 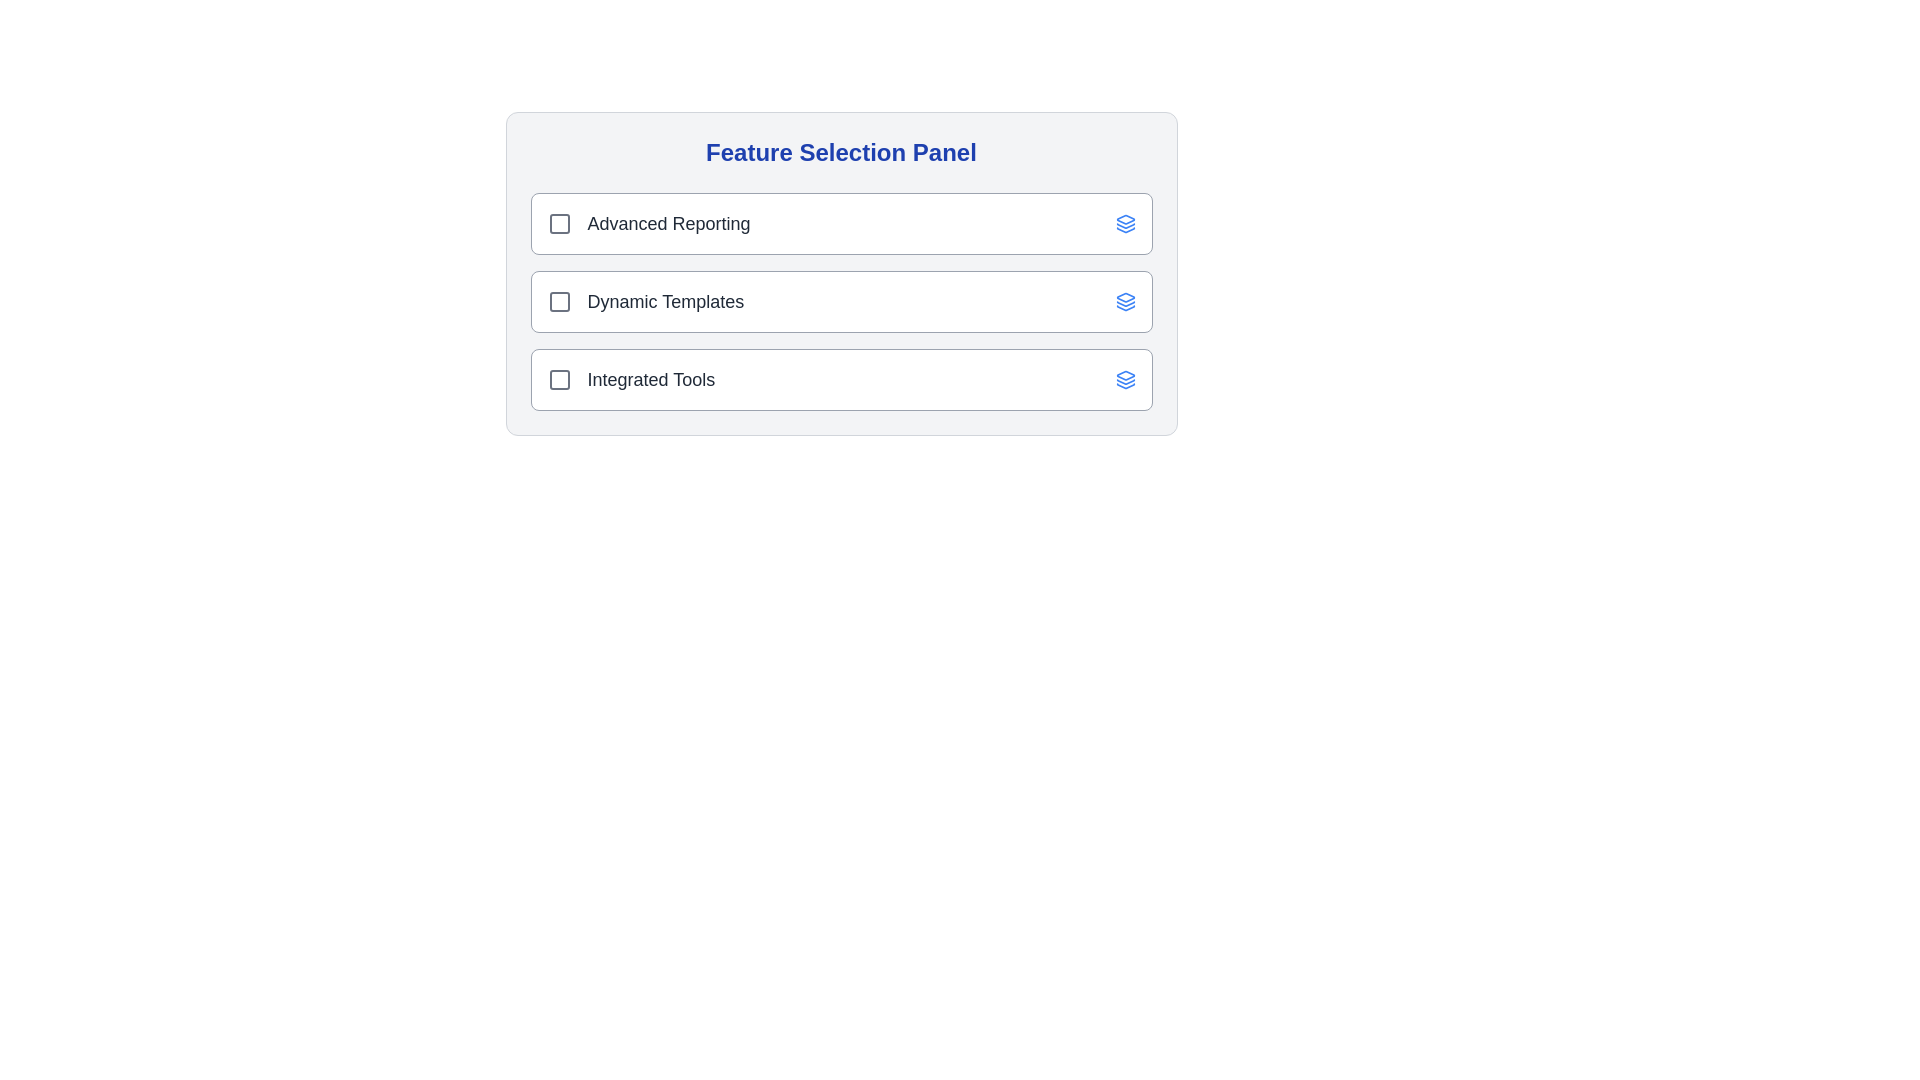 What do you see at coordinates (559, 223) in the screenshot?
I see `the square-shaped outlined box icon with rounded corners in gray, located to the left of the text 'Advanced Reporting' in the feature selection panel` at bounding box center [559, 223].